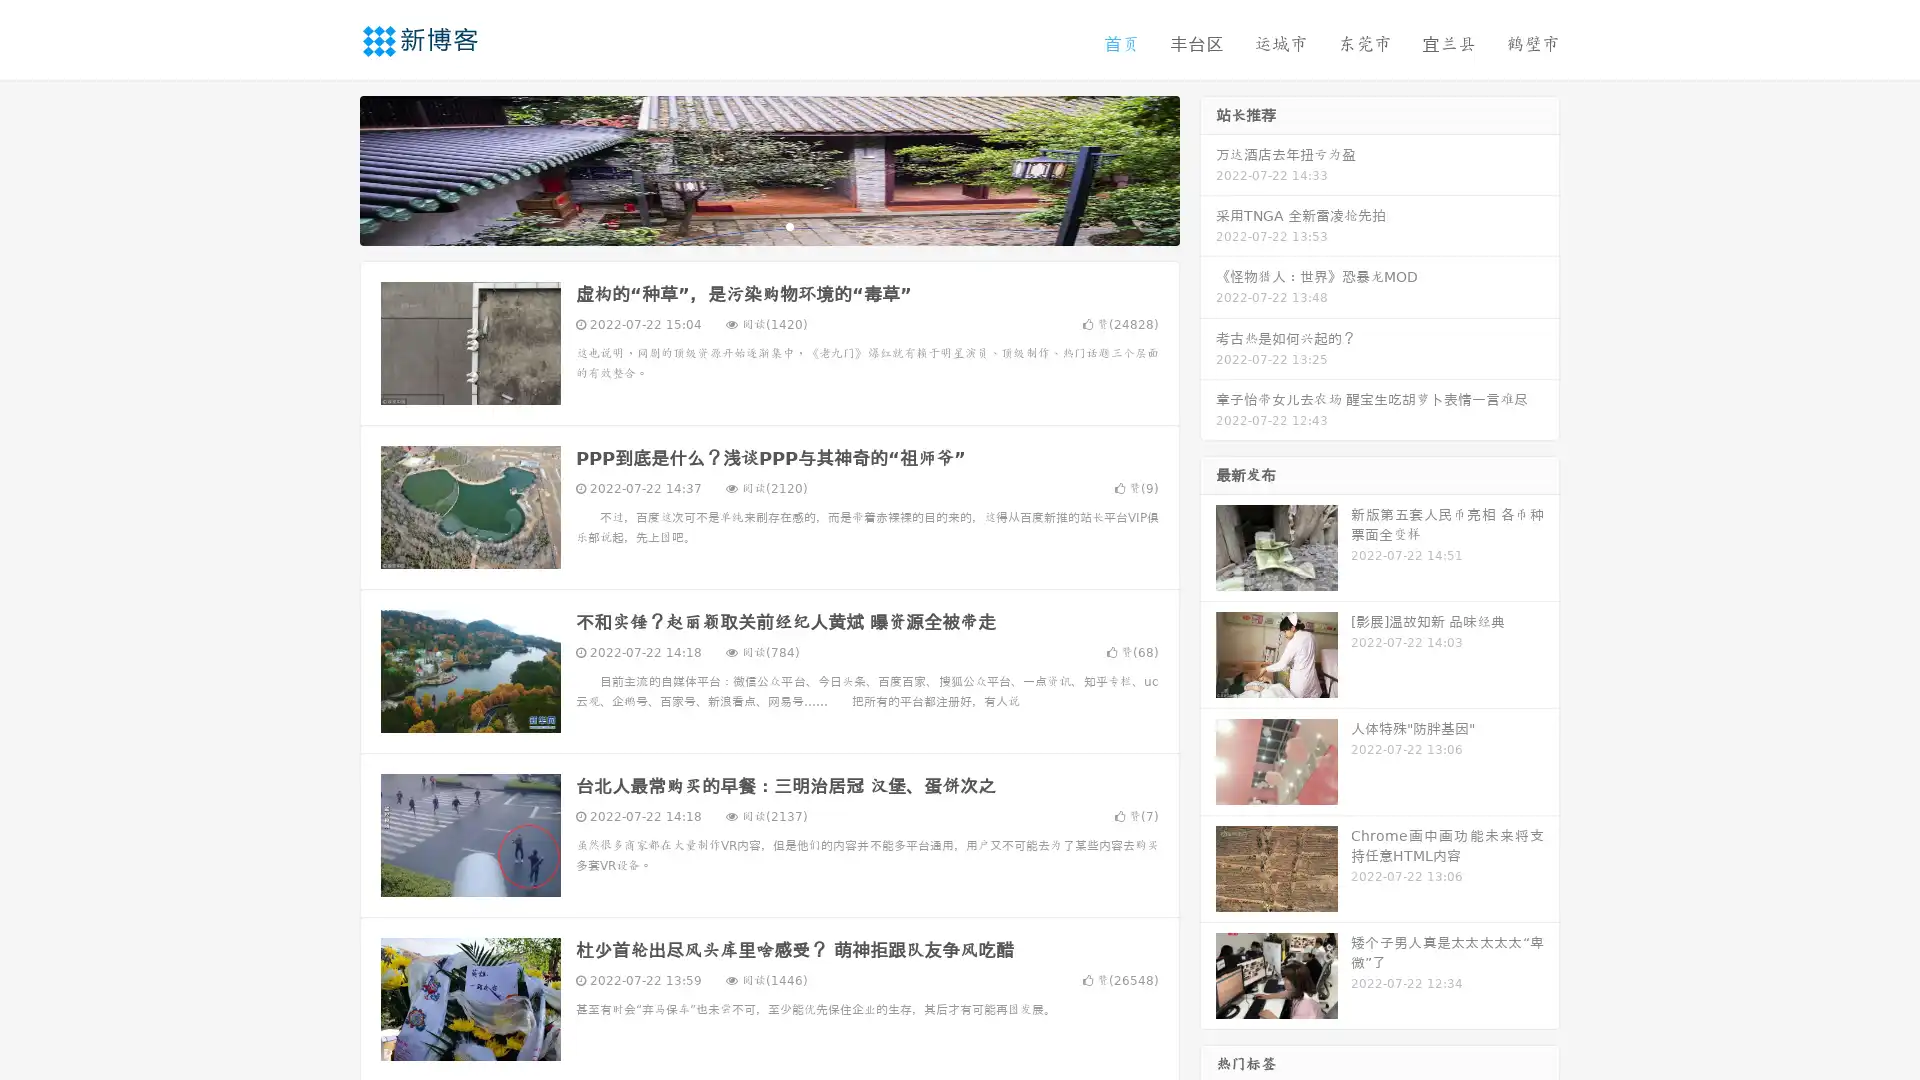 The image size is (1920, 1080). Describe the element at coordinates (1208, 168) in the screenshot. I see `Next slide` at that location.